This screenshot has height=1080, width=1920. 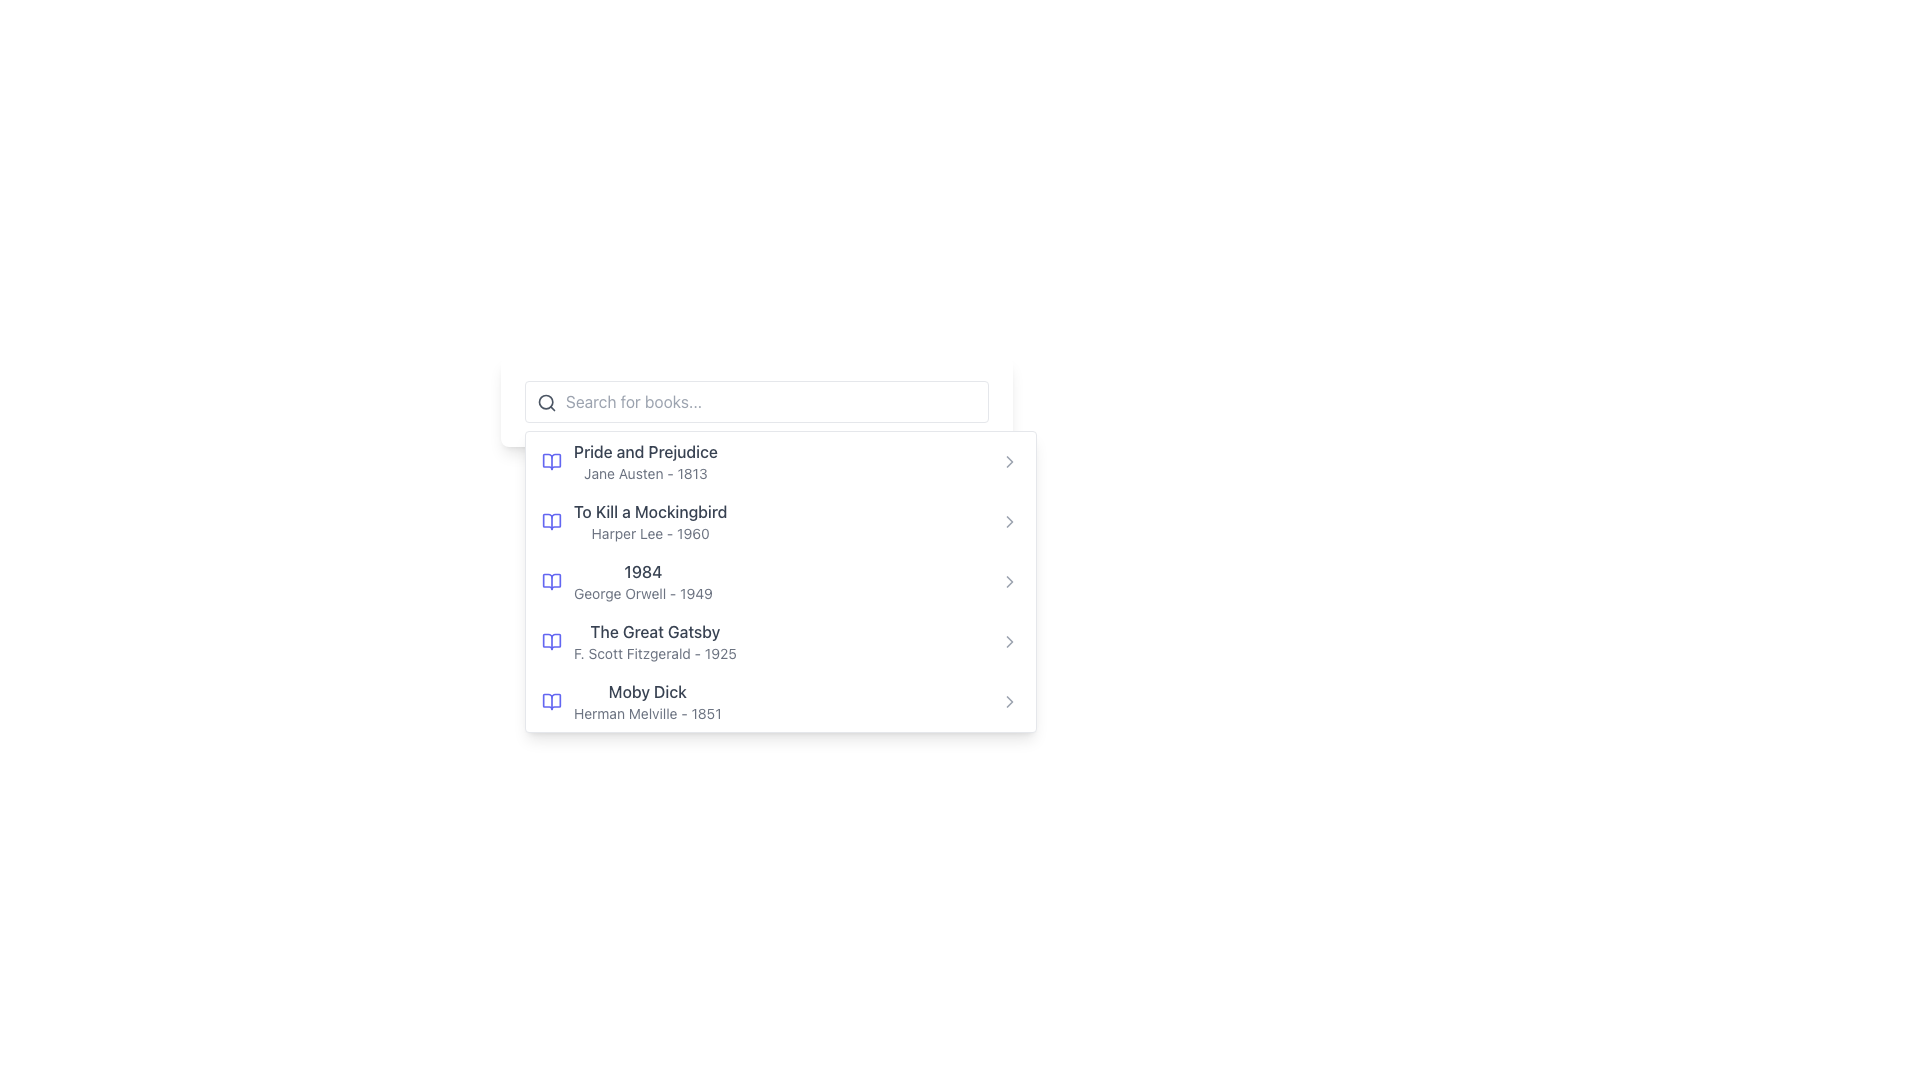 I want to click on the List Item element containing the text '1984' by George Orwell, so click(x=626, y=582).